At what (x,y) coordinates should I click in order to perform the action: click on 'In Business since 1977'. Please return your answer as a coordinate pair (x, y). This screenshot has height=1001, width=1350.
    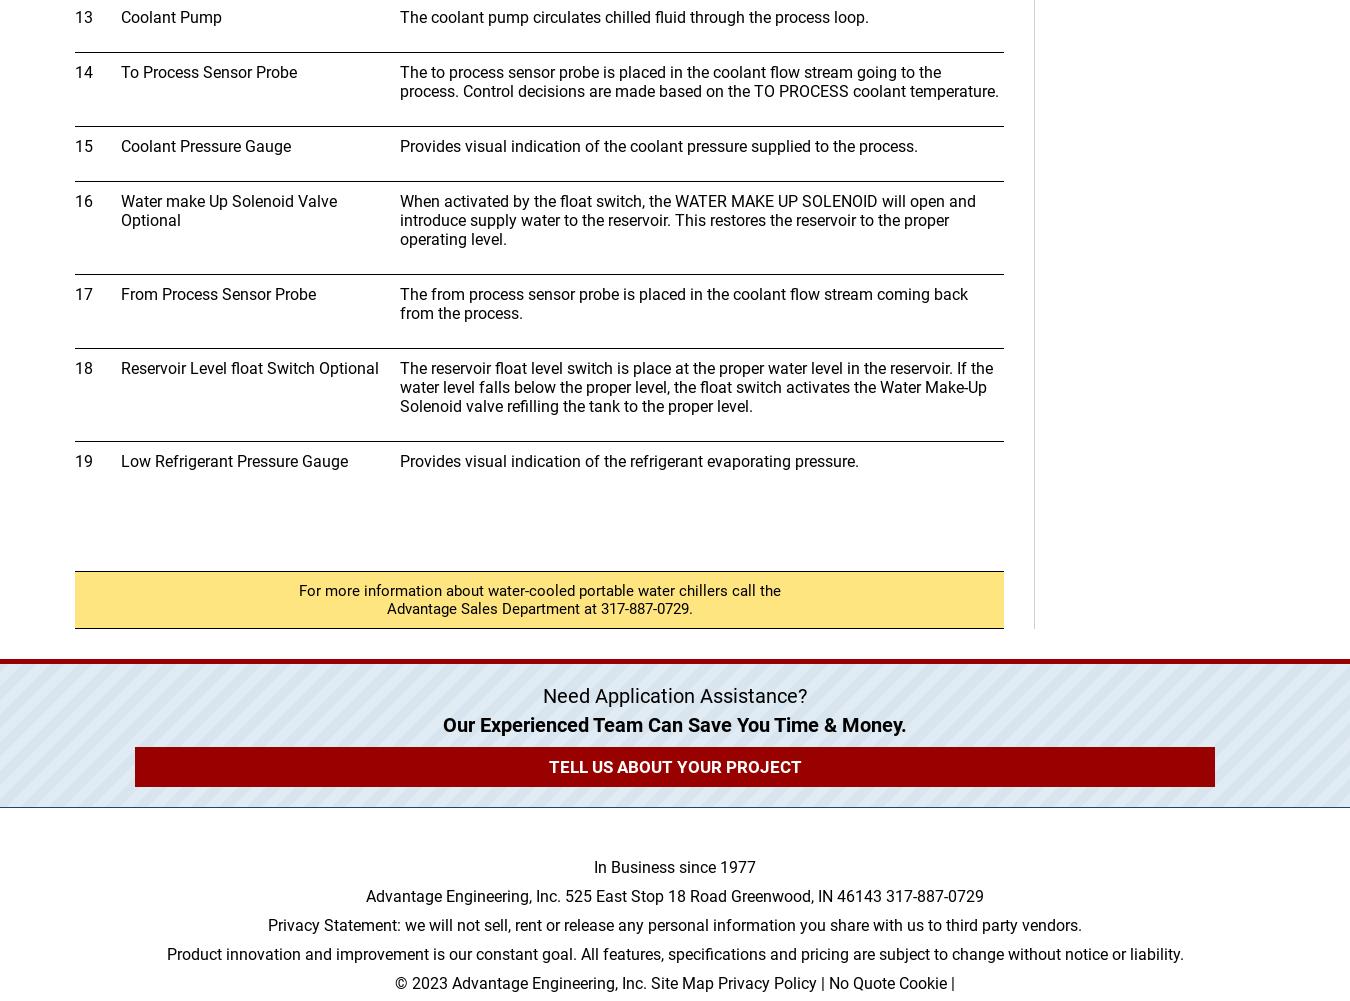
    Looking at the image, I should click on (675, 867).